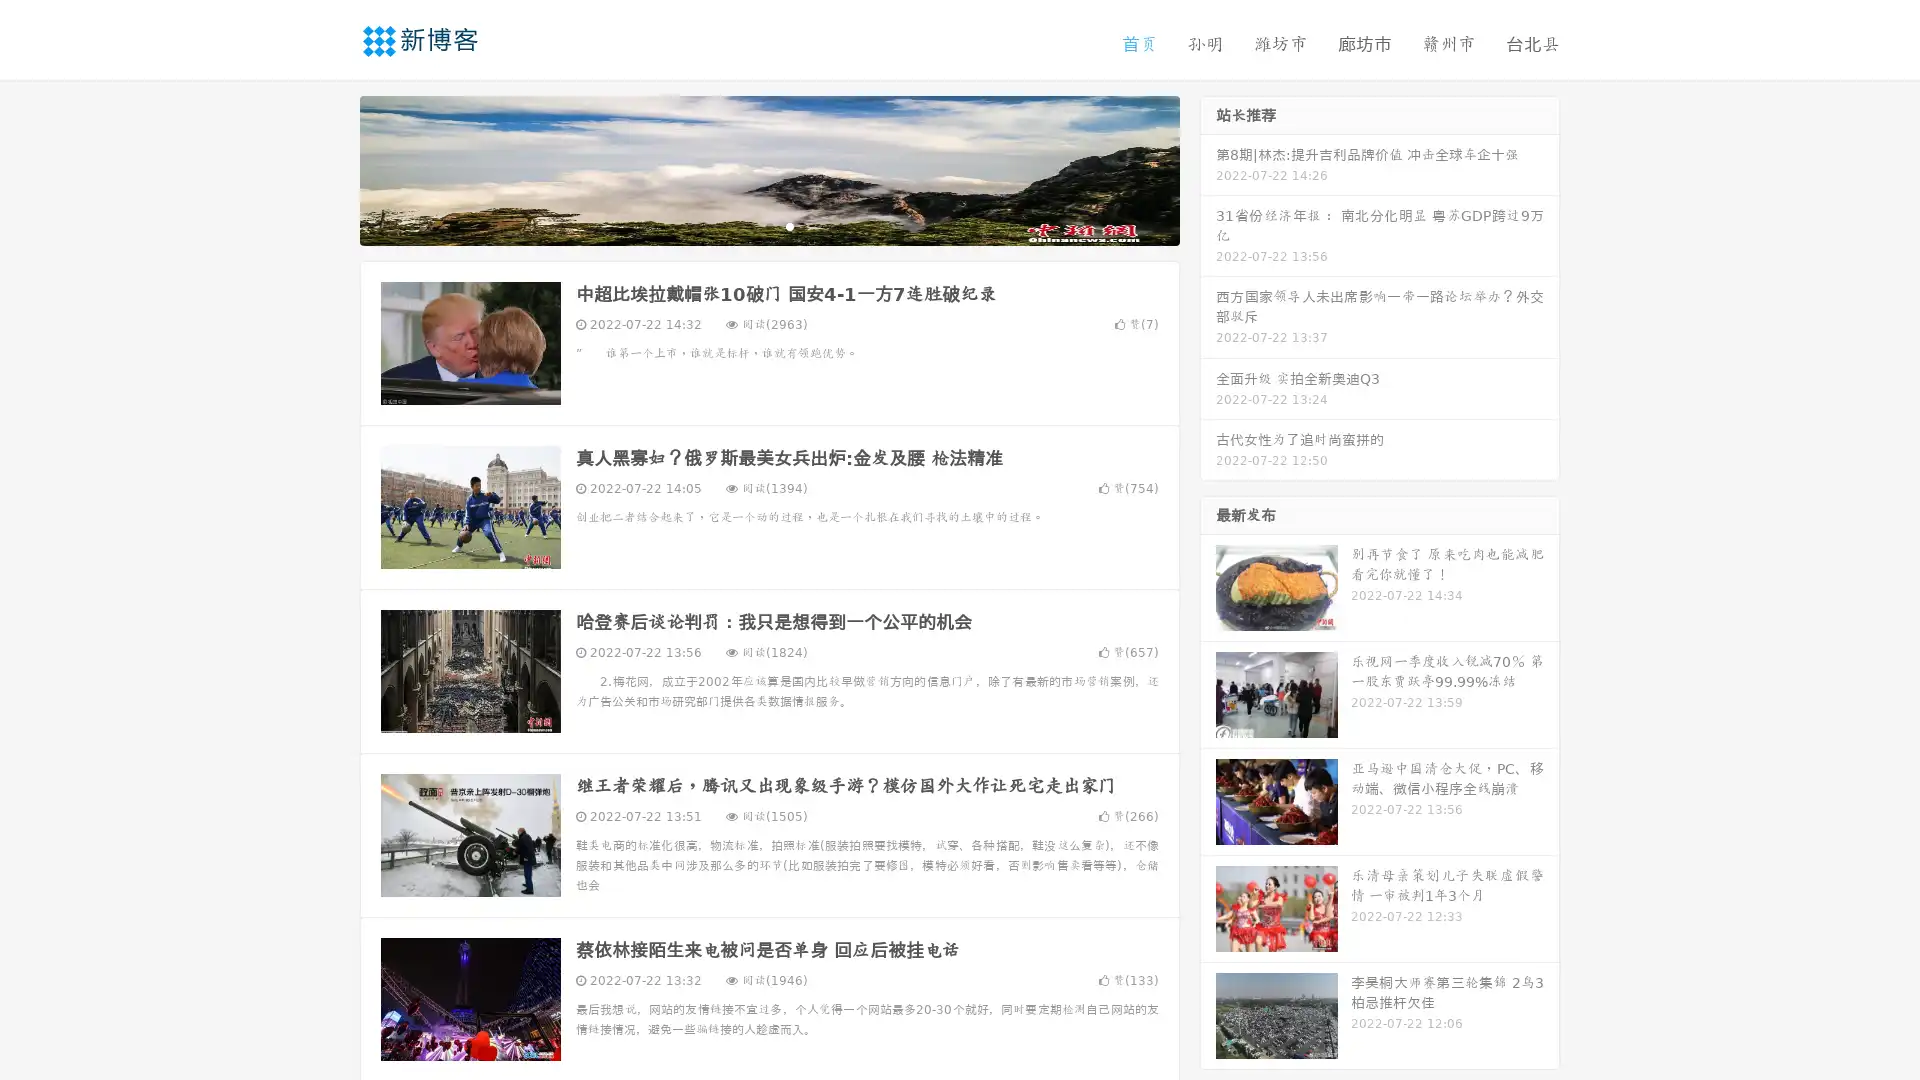 Image resolution: width=1920 pixels, height=1080 pixels. What do you see at coordinates (789, 225) in the screenshot?
I see `Go to slide 3` at bounding box center [789, 225].